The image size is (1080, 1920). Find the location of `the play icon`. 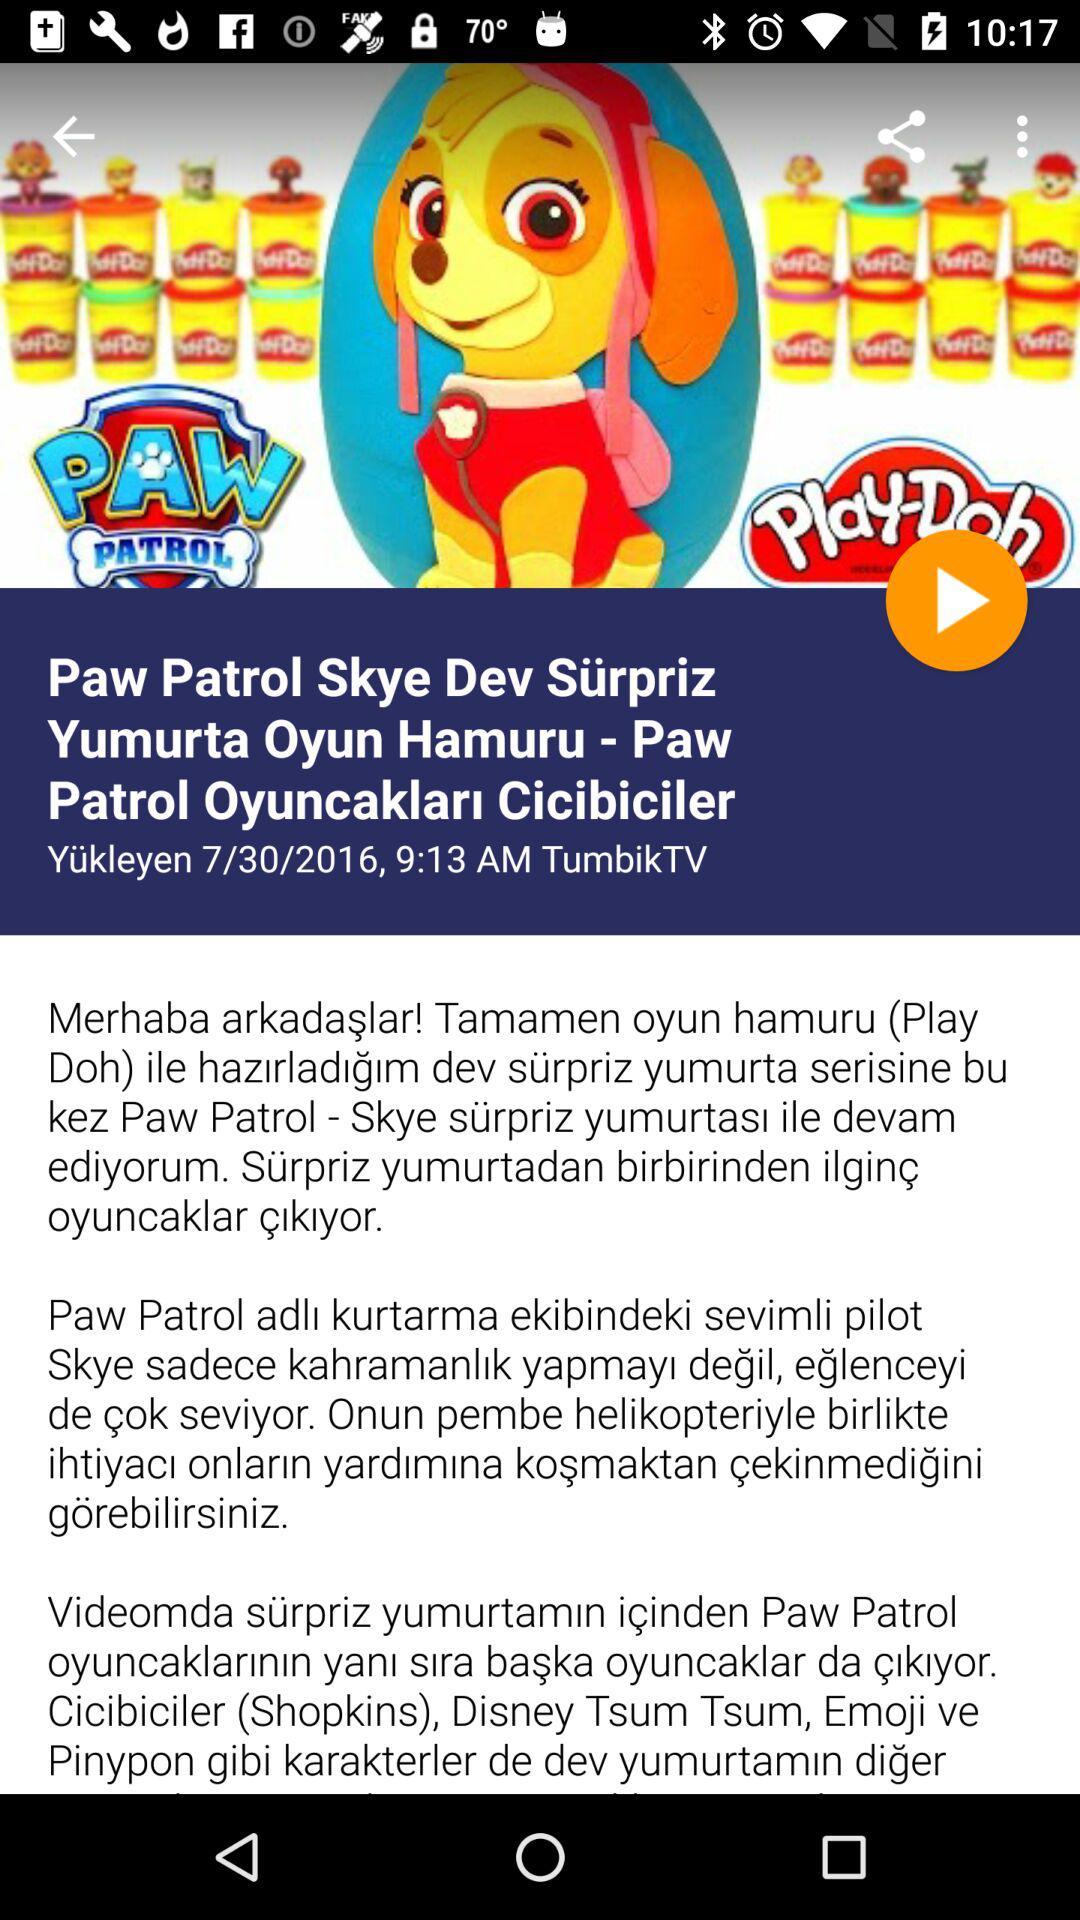

the play icon is located at coordinates (955, 599).